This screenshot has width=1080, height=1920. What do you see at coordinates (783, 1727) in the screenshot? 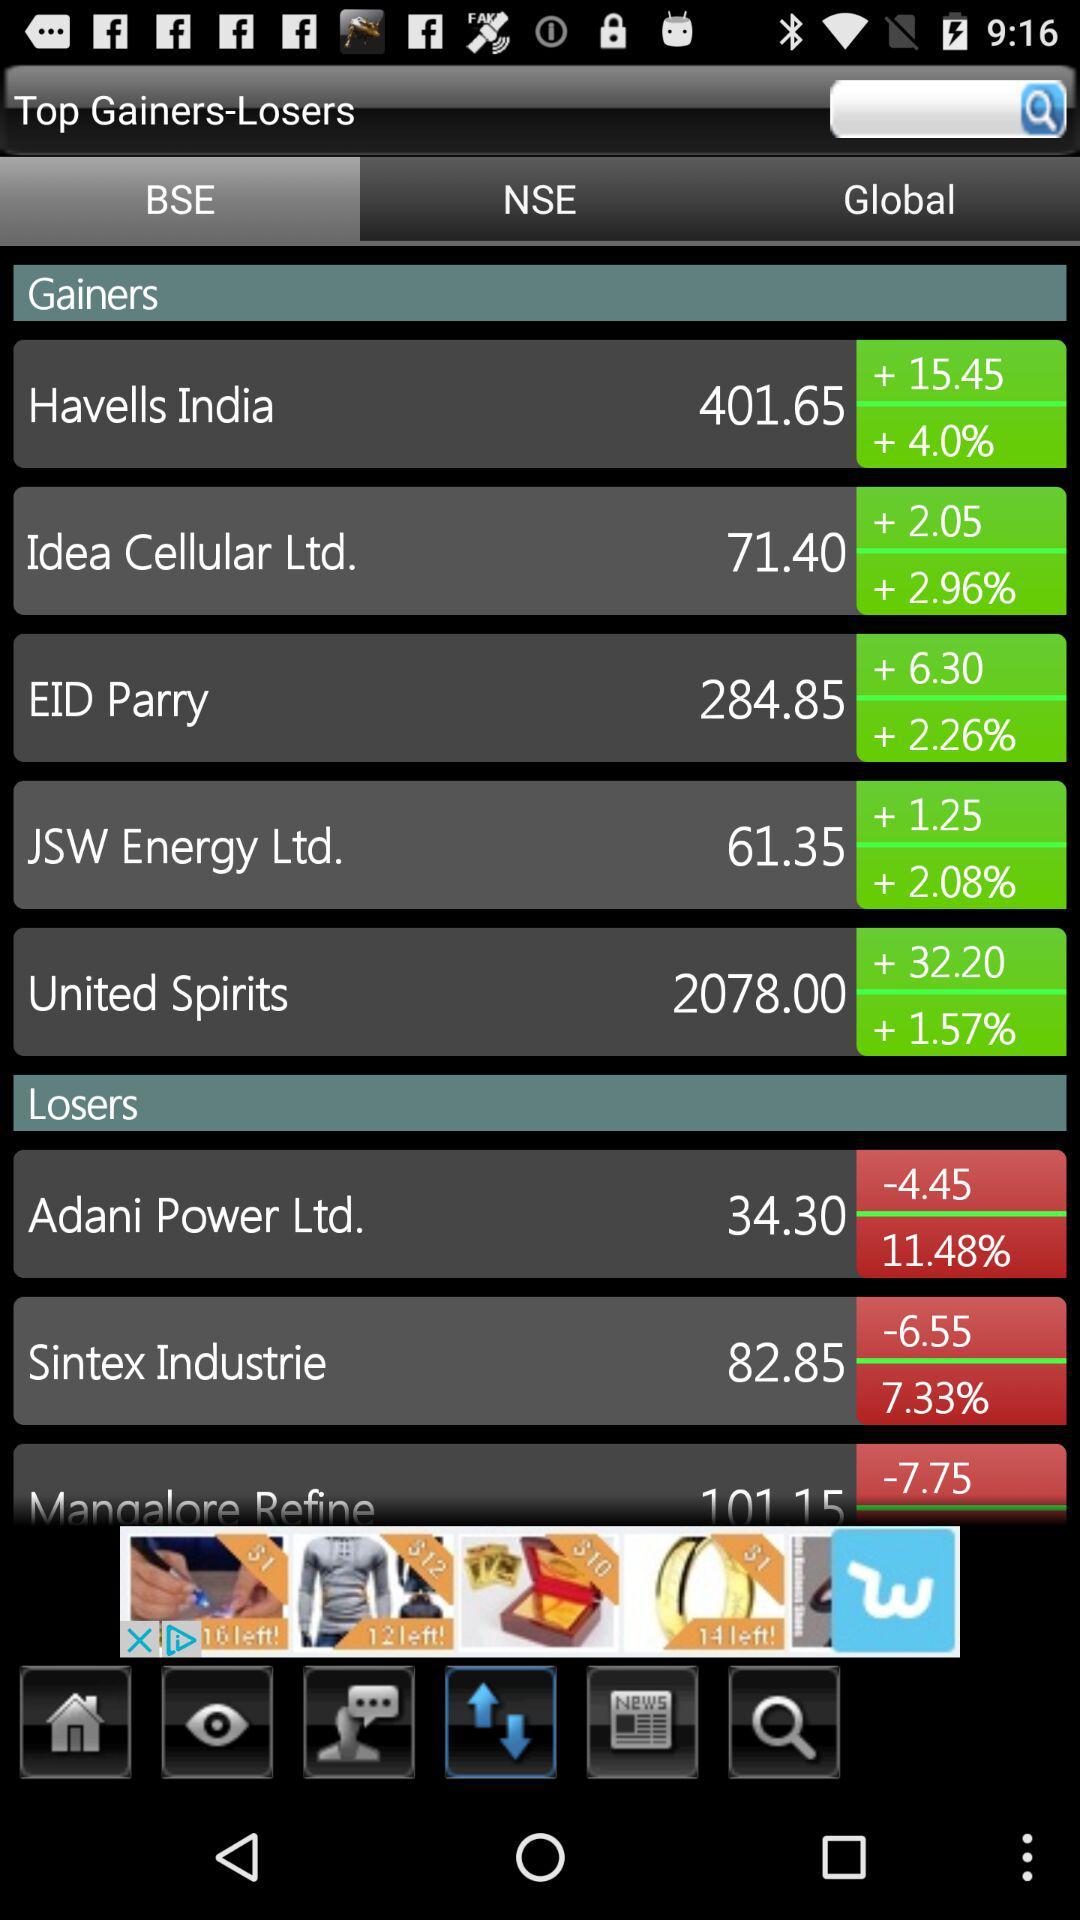
I see `find company` at bounding box center [783, 1727].